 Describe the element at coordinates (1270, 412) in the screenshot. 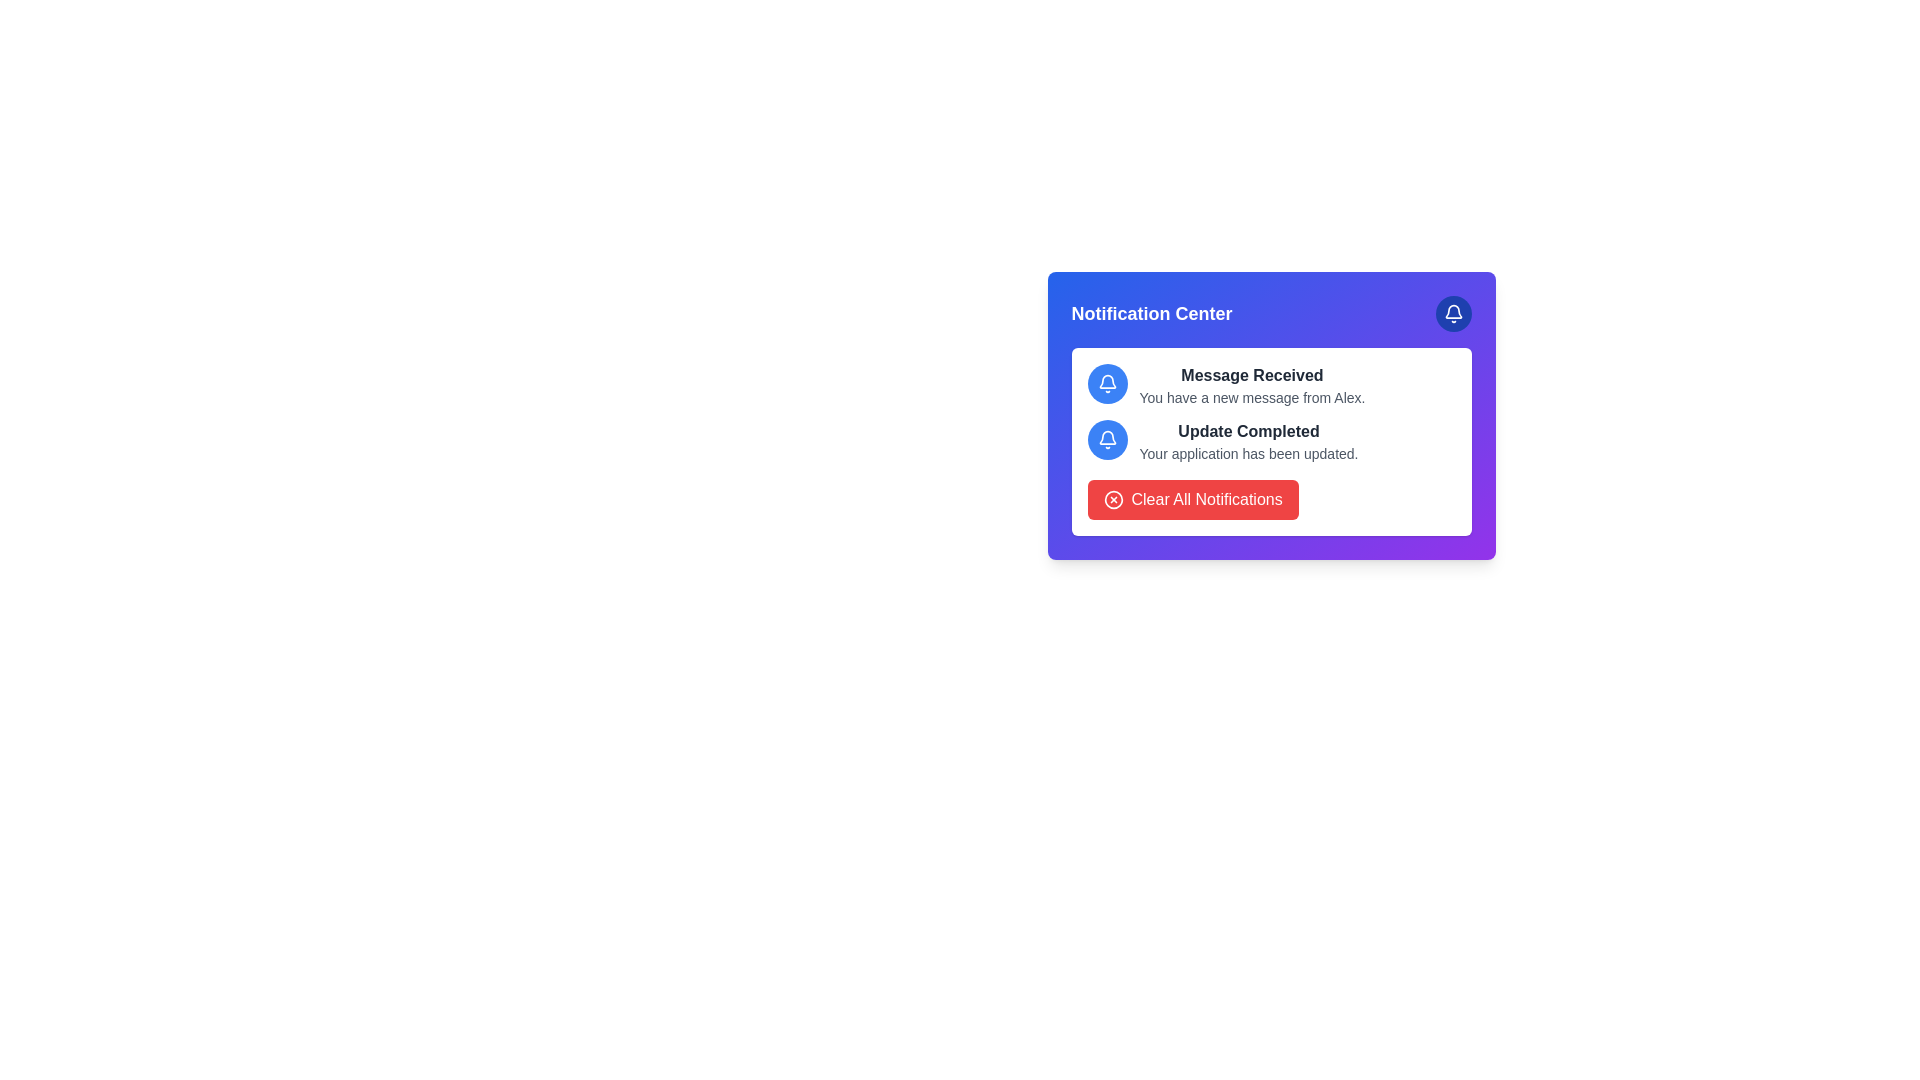

I see `an individual notification entry in the notification list` at that location.